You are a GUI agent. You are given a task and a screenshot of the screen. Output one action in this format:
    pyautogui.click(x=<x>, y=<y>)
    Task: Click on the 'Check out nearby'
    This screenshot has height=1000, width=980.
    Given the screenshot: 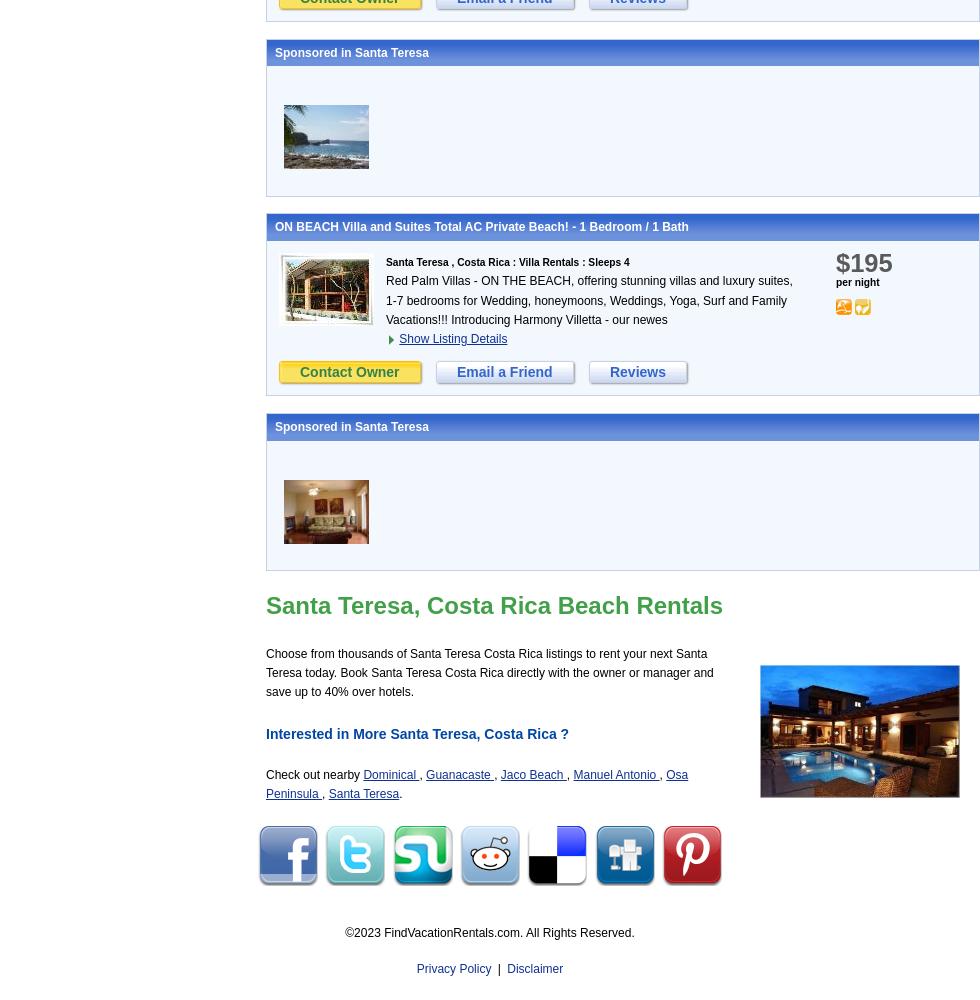 What is the action you would take?
    pyautogui.click(x=265, y=775)
    